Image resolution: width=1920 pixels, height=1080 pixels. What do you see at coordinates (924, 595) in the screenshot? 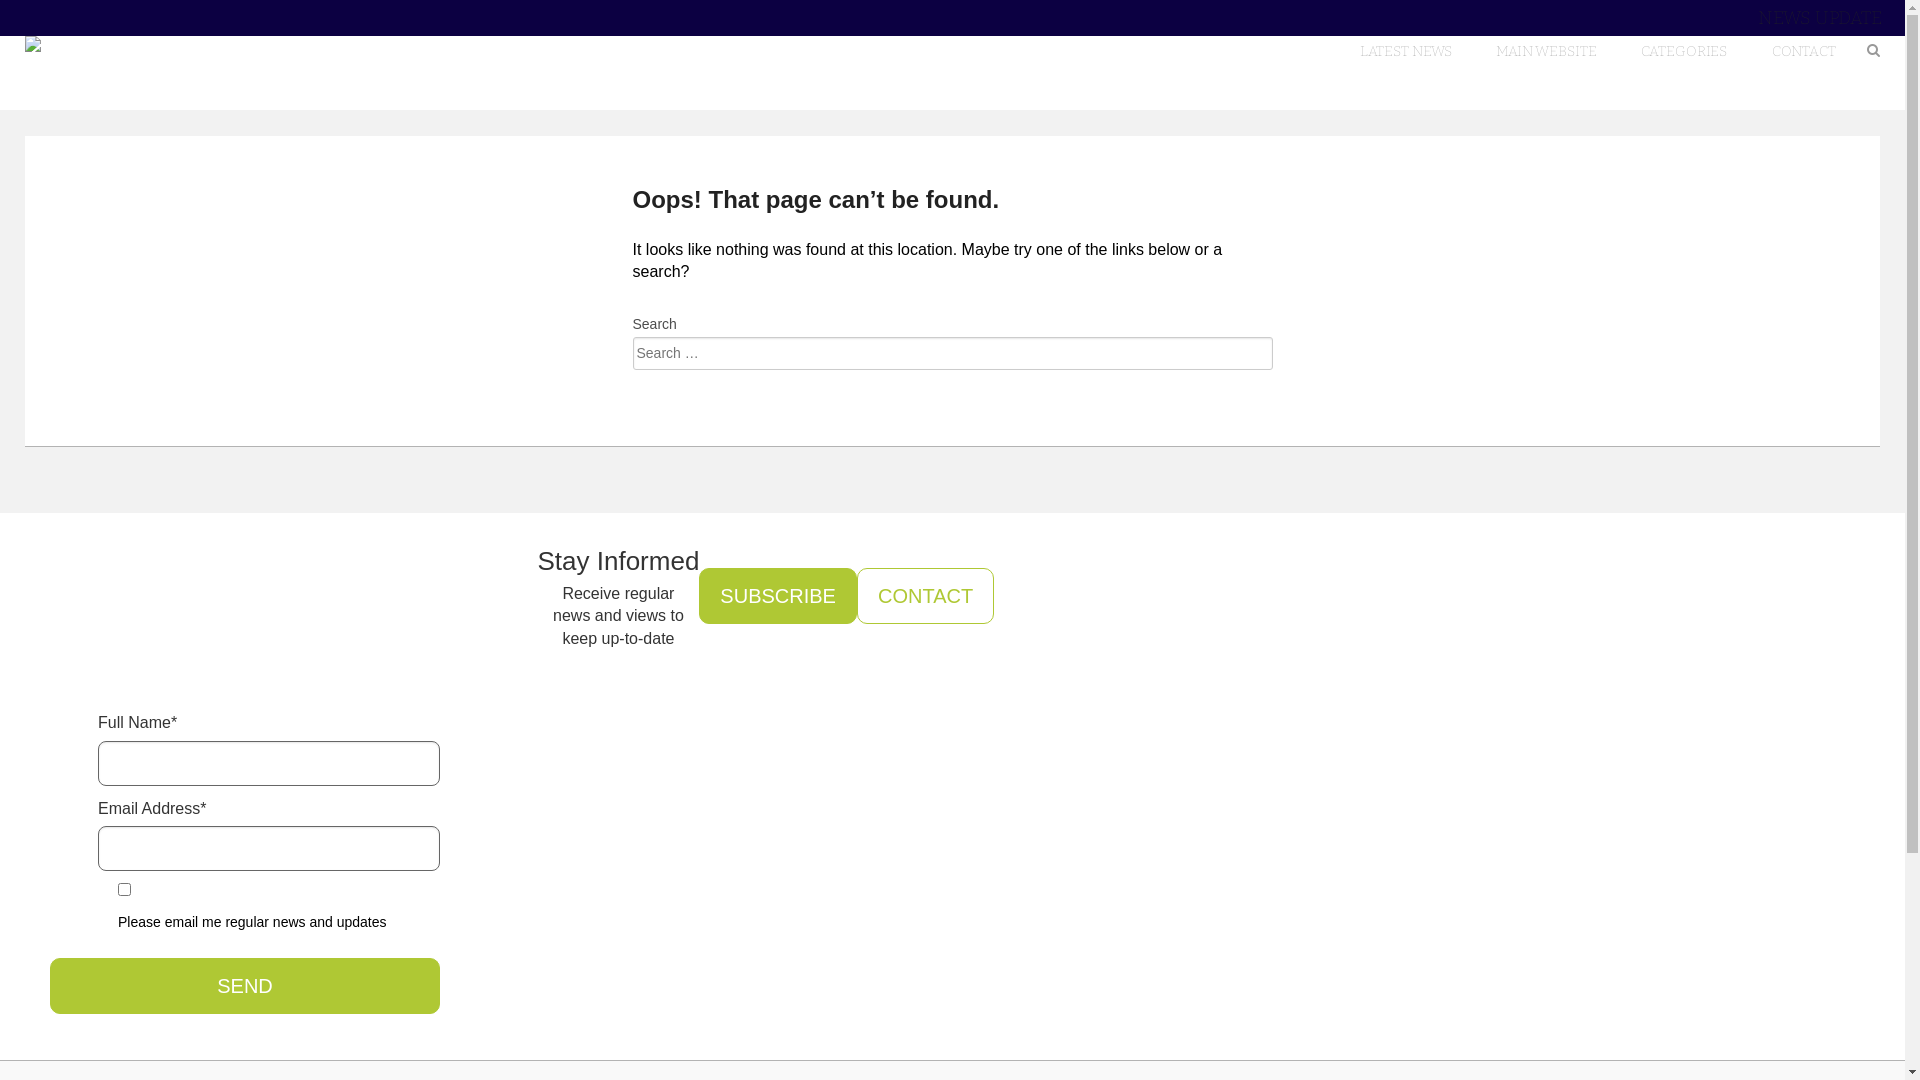
I see `'CONTACT'` at bounding box center [924, 595].